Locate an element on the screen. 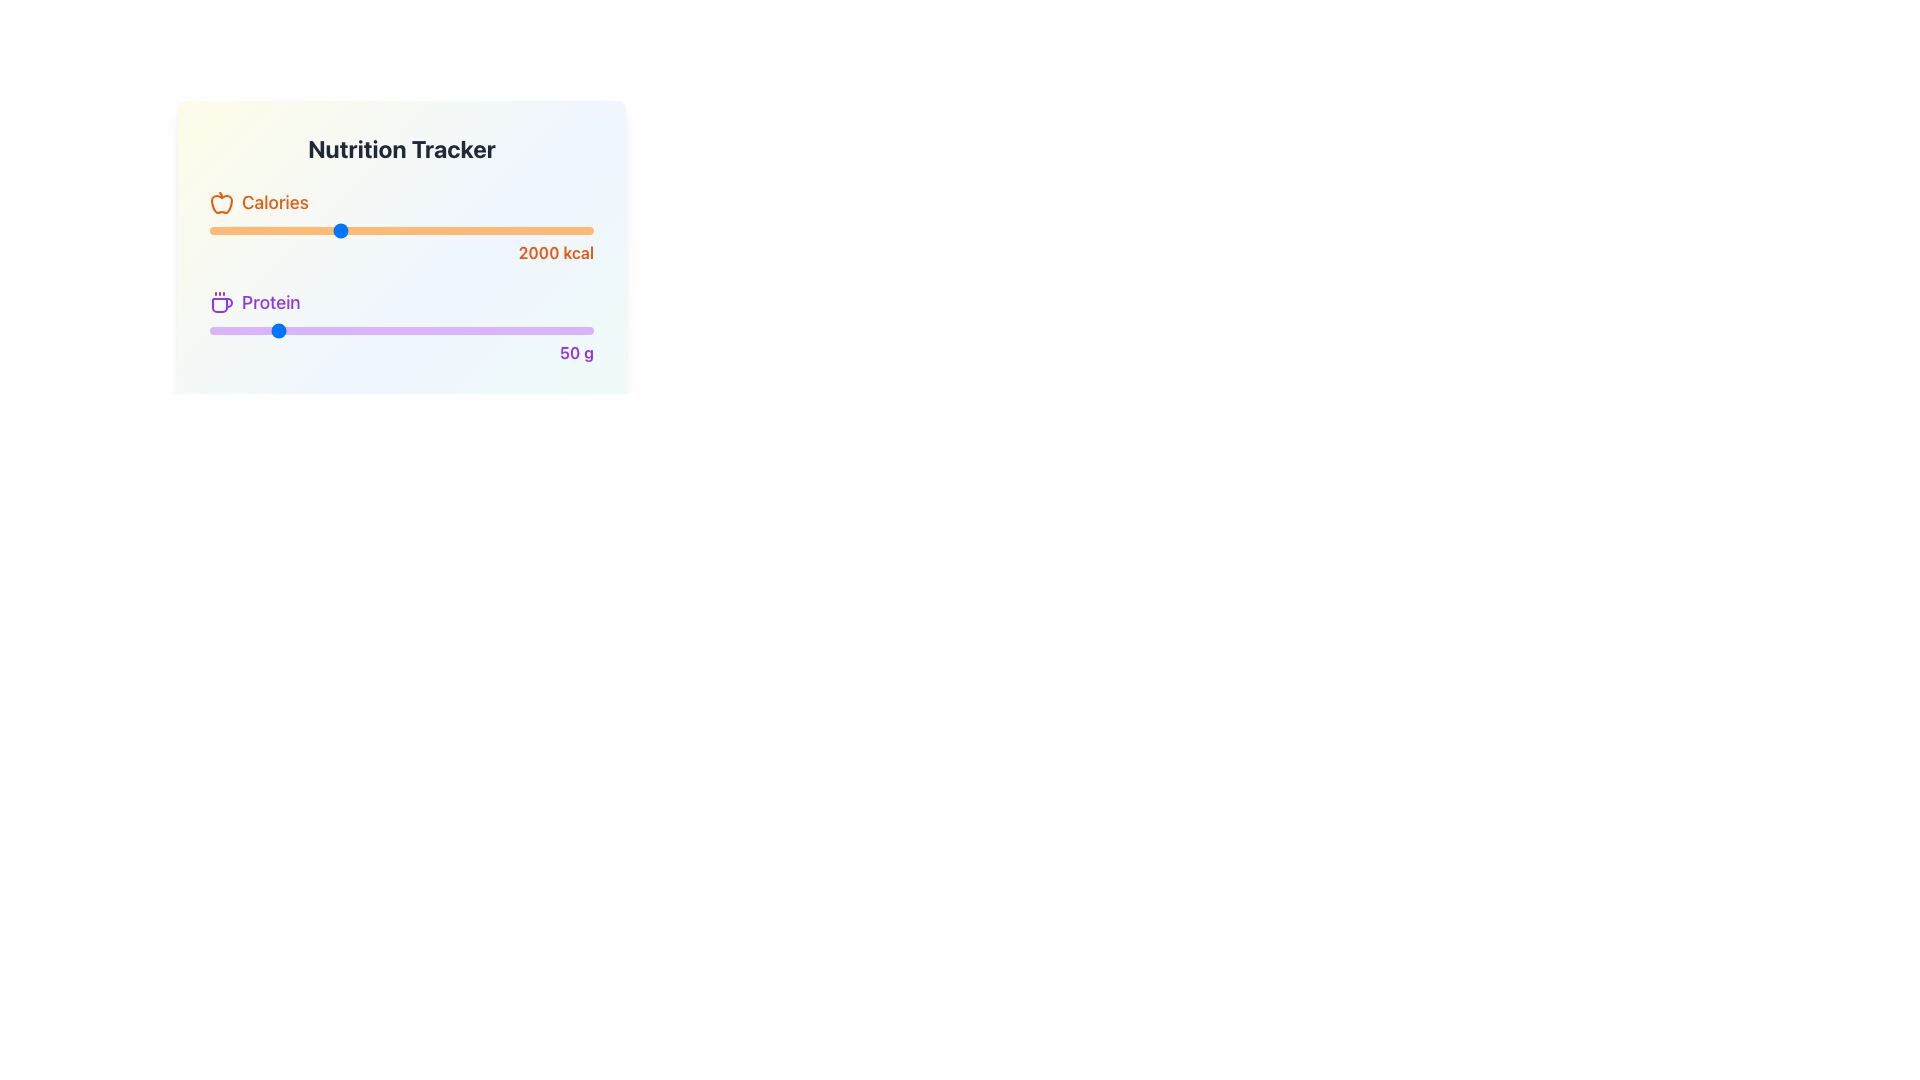  protein quantity is located at coordinates (441, 330).